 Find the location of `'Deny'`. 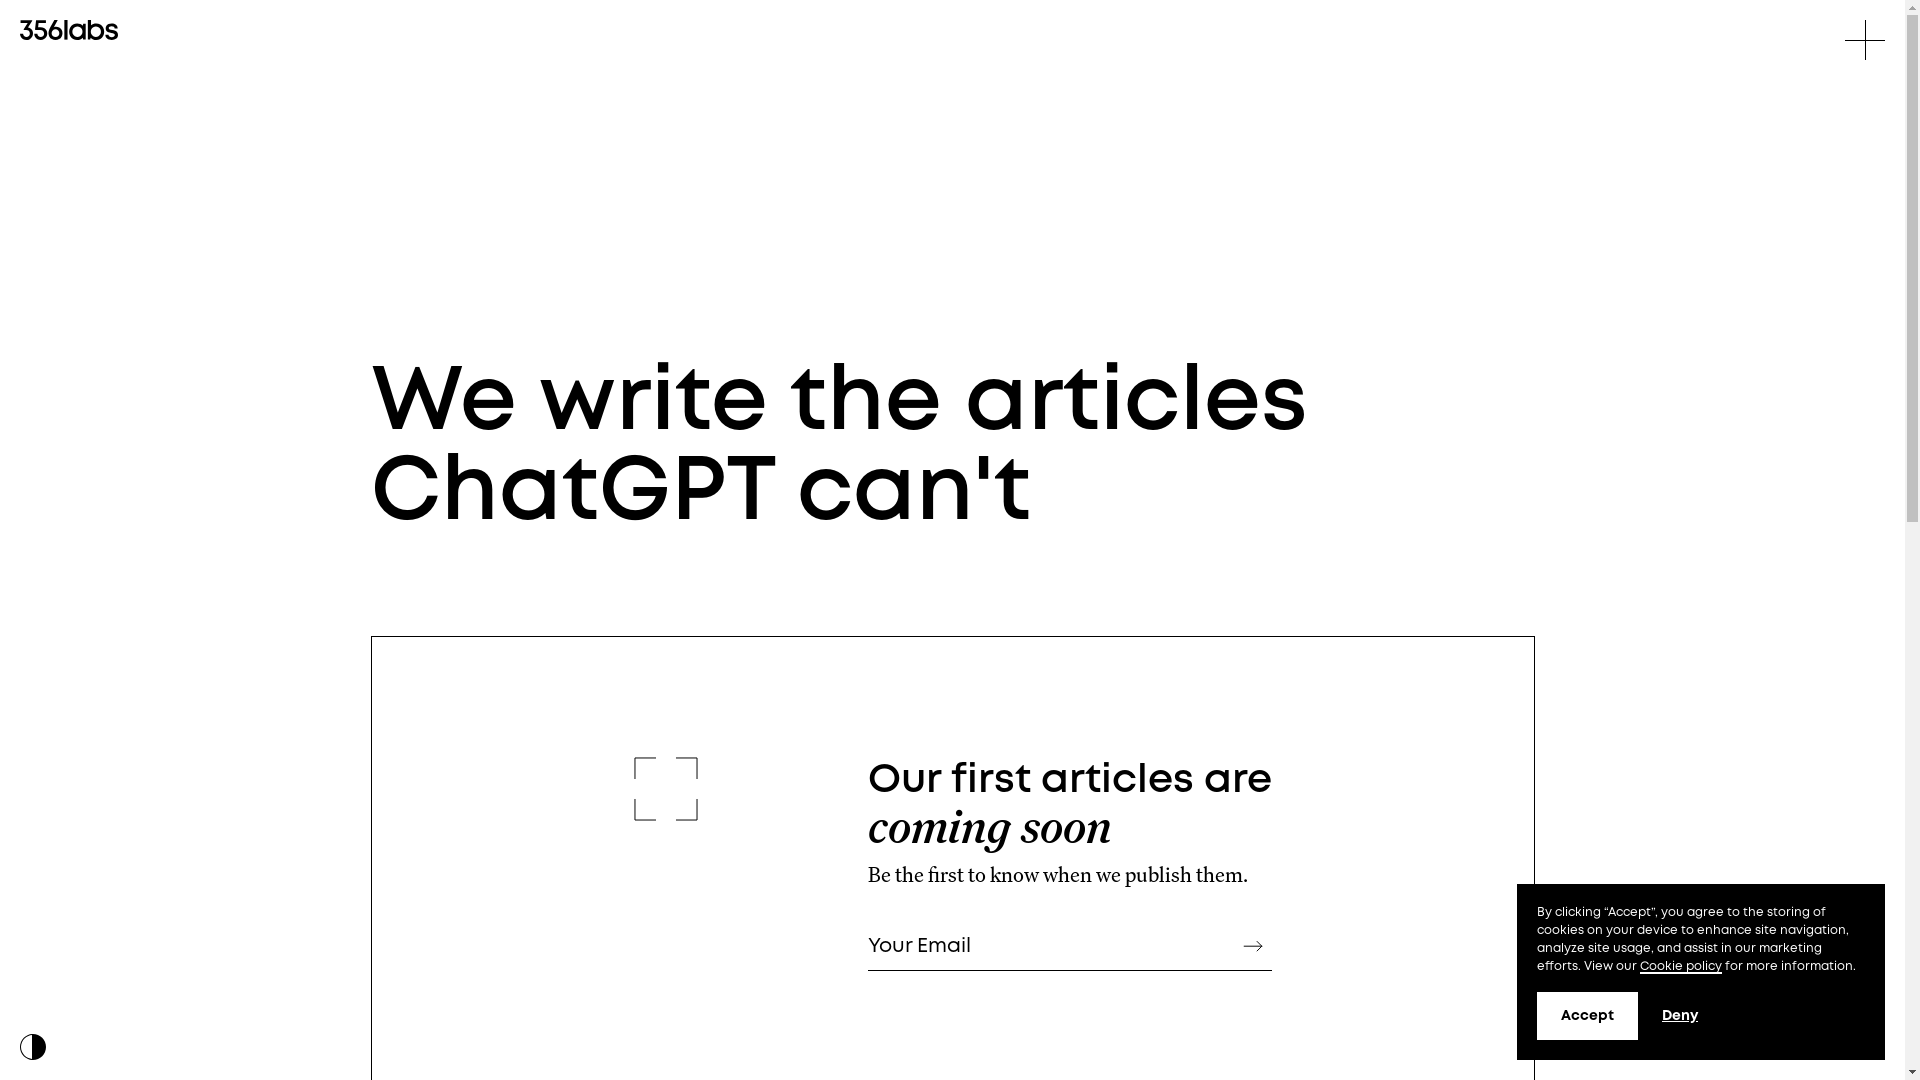

'Deny' is located at coordinates (1680, 1015).